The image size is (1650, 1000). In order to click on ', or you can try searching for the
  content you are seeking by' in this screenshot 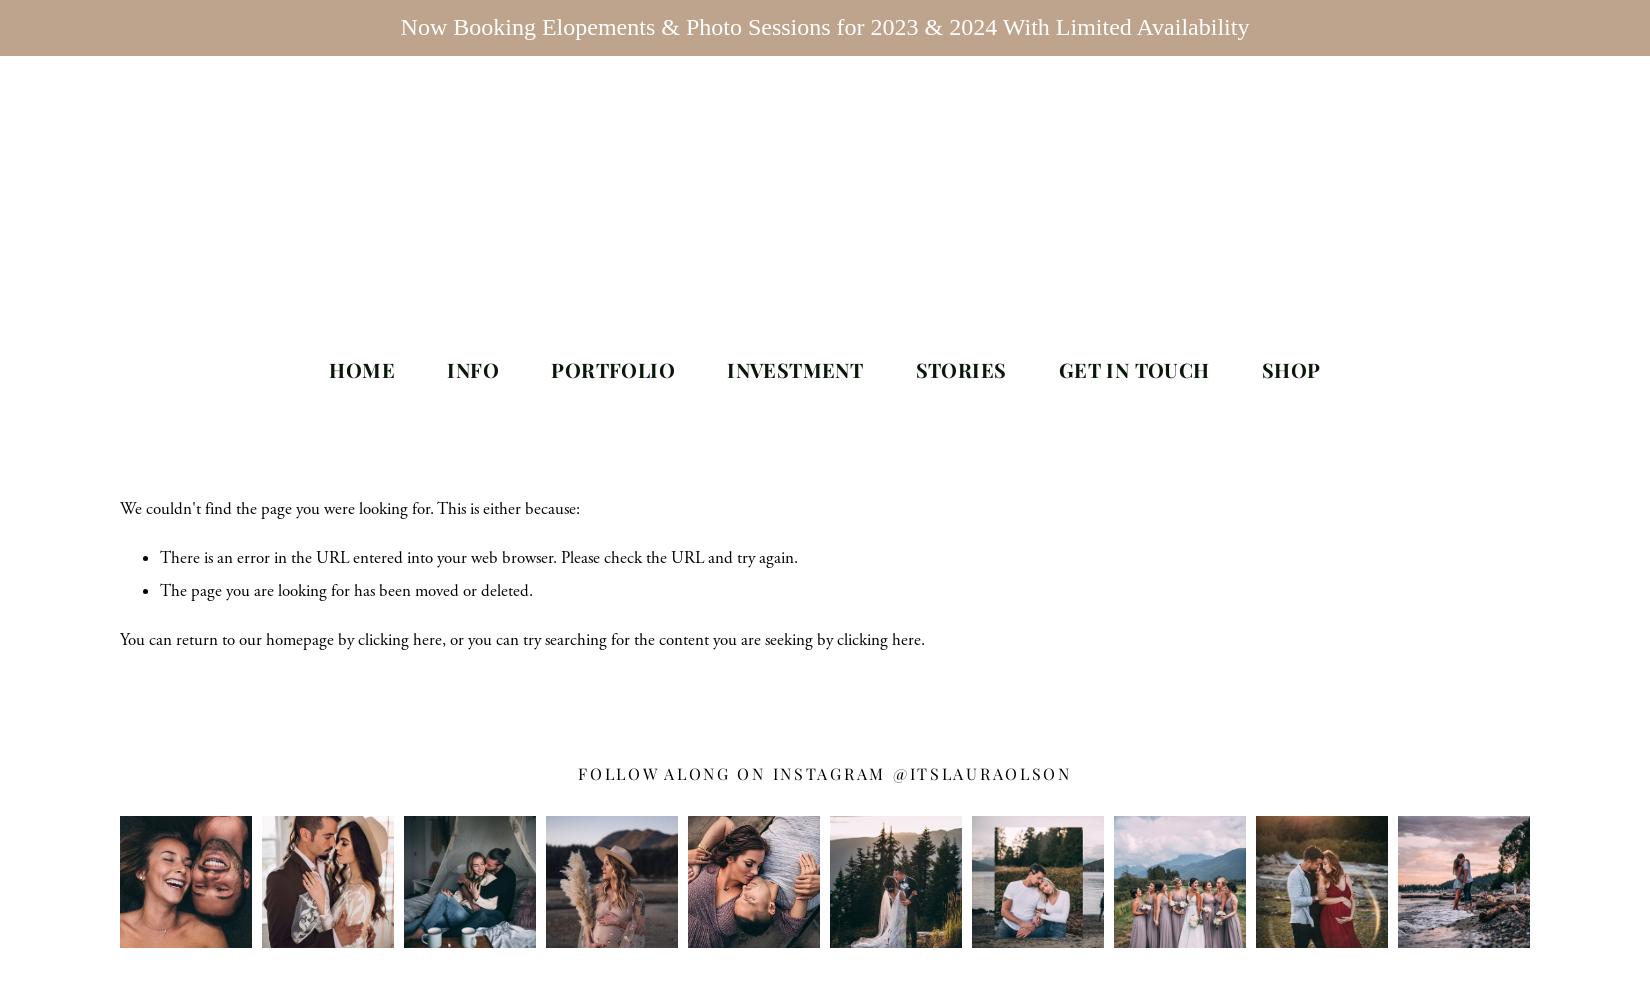, I will do `click(638, 639)`.